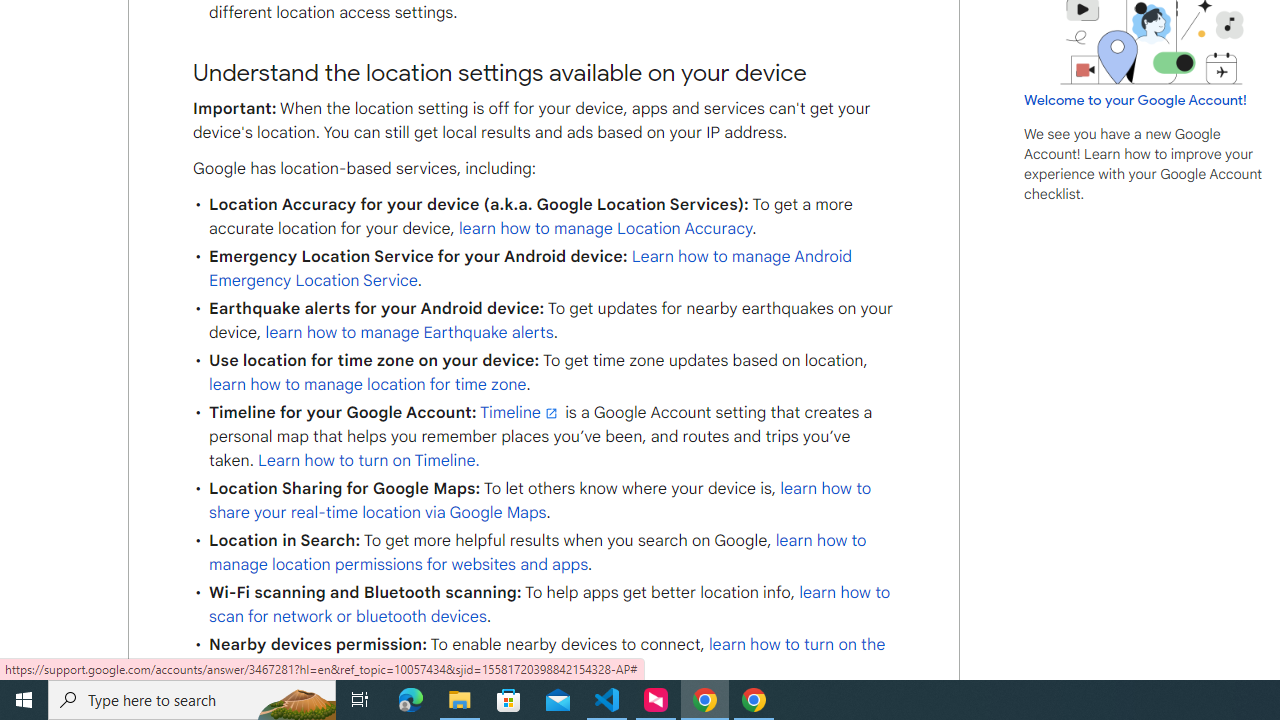 The width and height of the screenshot is (1280, 720). Describe the element at coordinates (604, 227) in the screenshot. I see `'learn how to manage Location Accuracy'` at that location.